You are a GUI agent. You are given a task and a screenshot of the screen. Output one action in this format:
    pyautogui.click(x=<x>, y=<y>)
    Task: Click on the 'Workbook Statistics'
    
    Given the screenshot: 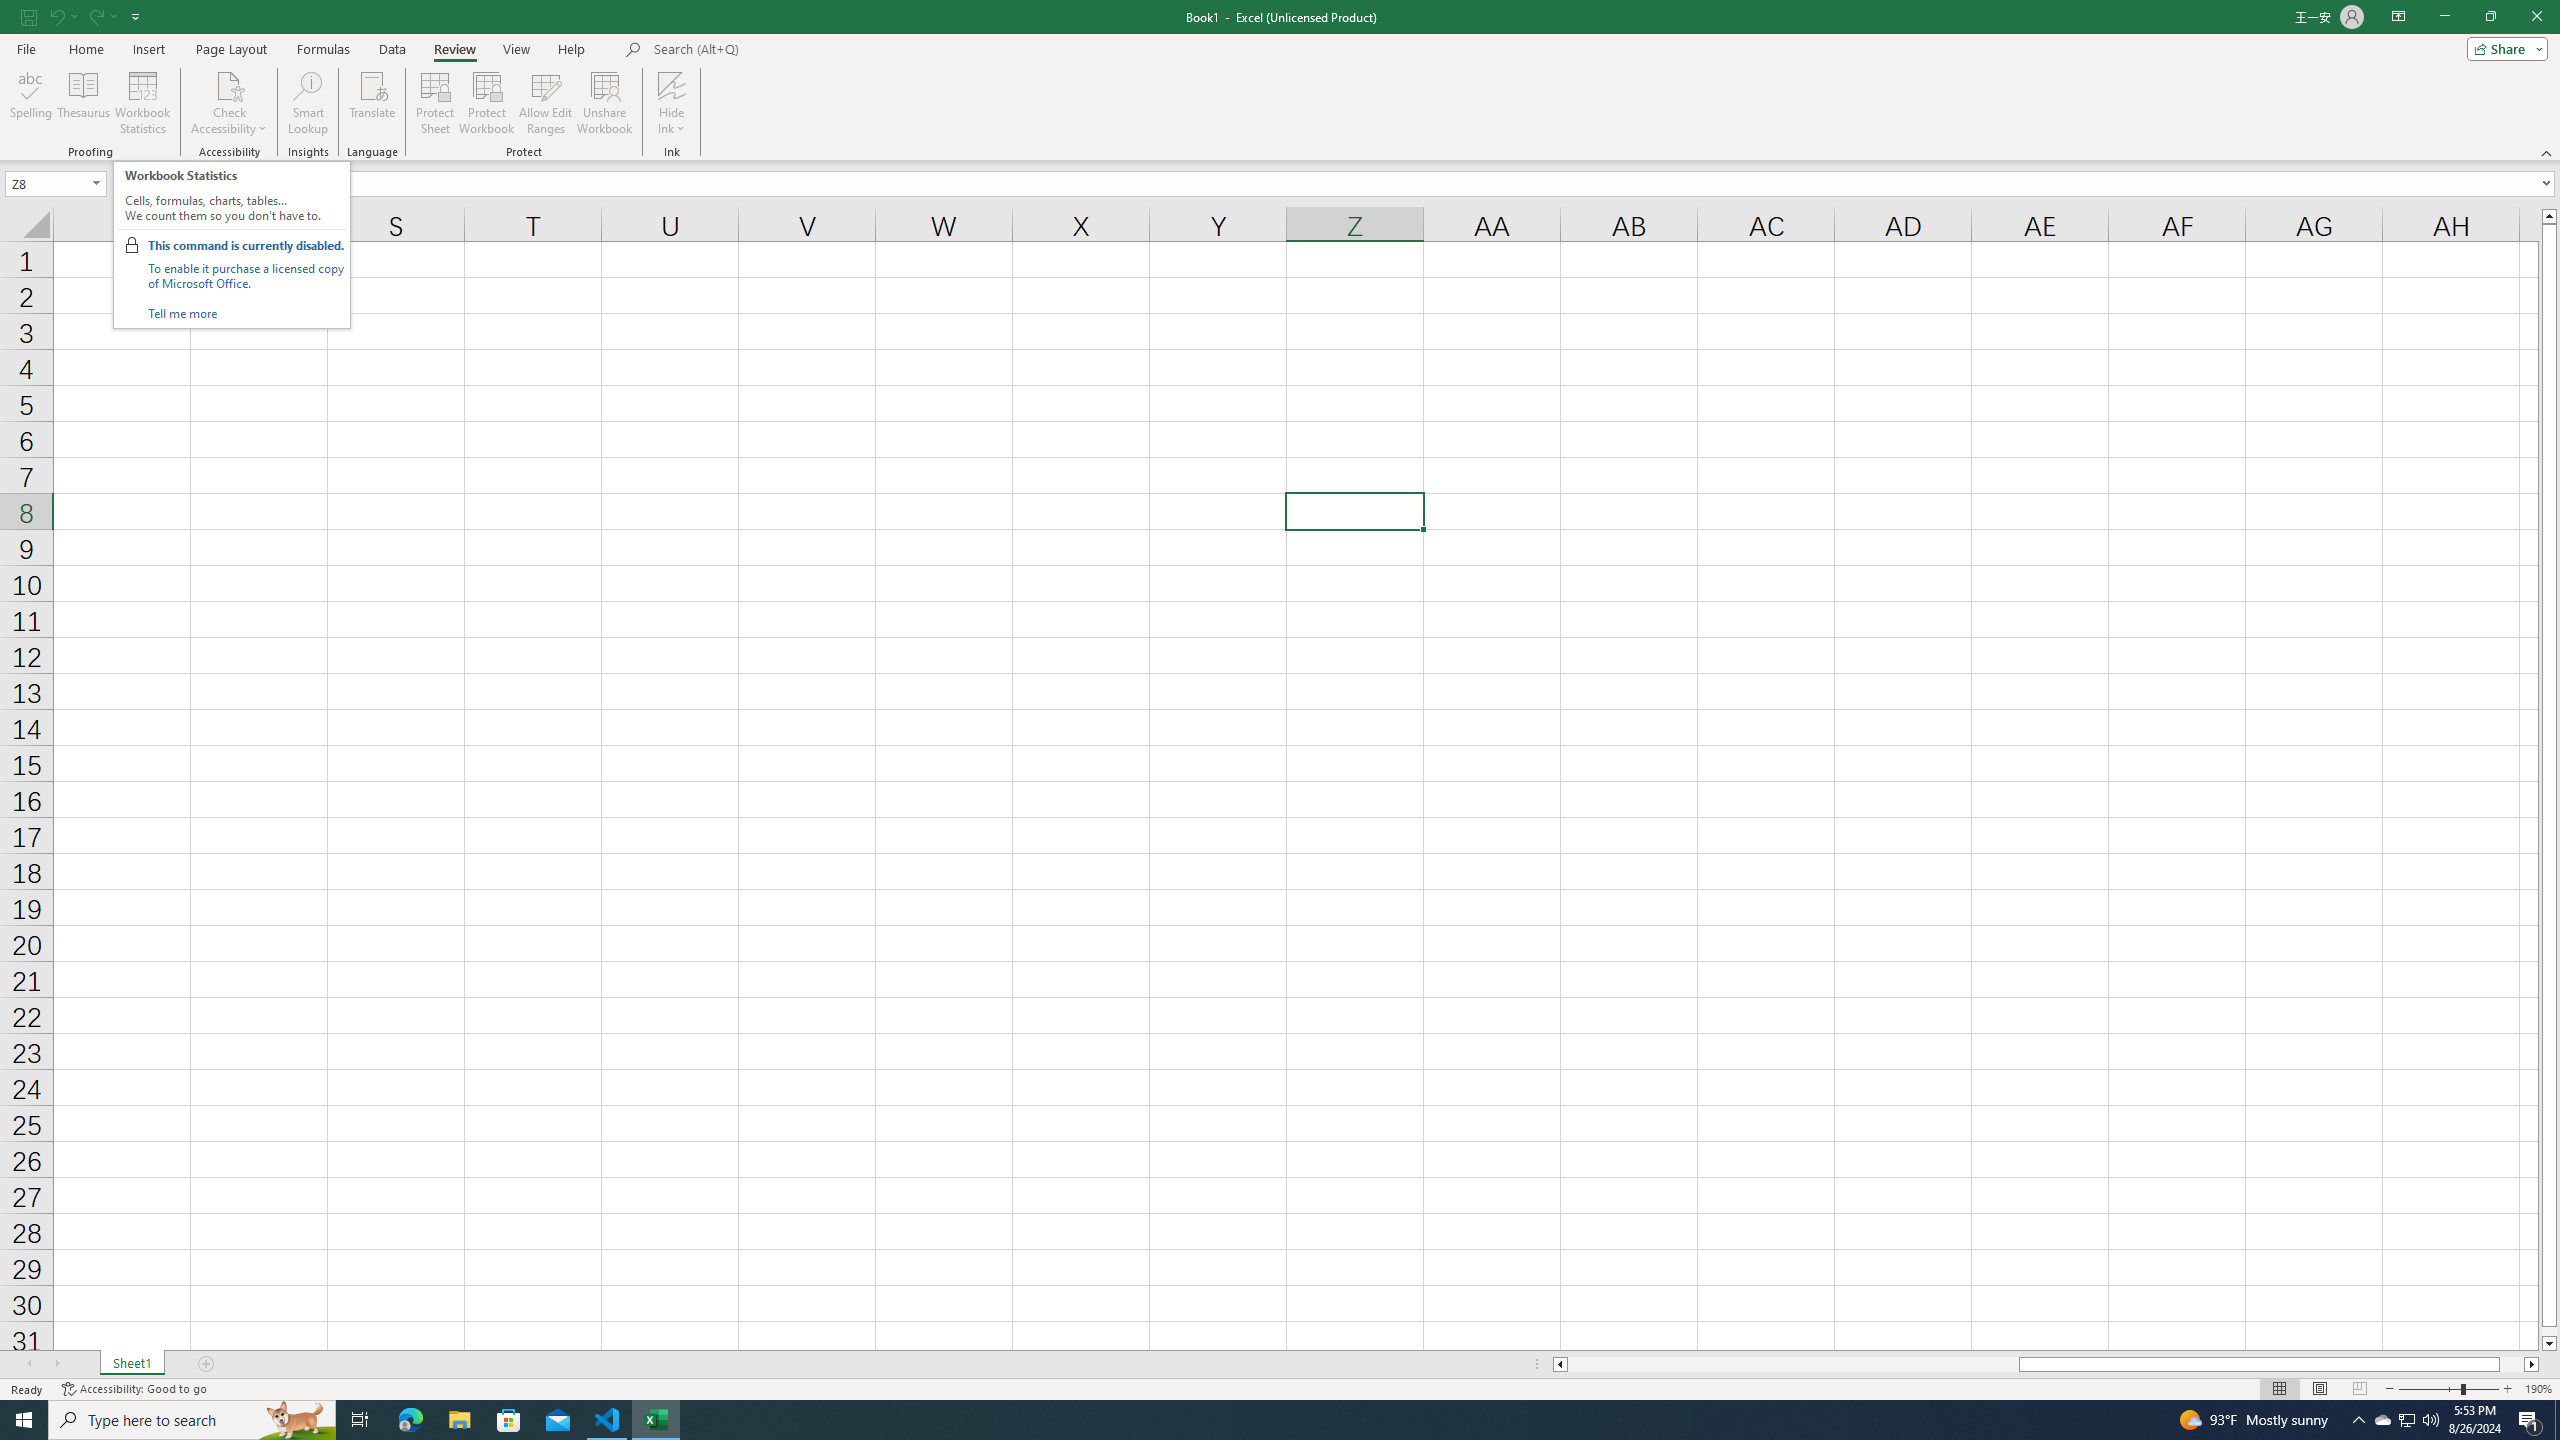 What is the action you would take?
    pyautogui.click(x=142, y=103)
    